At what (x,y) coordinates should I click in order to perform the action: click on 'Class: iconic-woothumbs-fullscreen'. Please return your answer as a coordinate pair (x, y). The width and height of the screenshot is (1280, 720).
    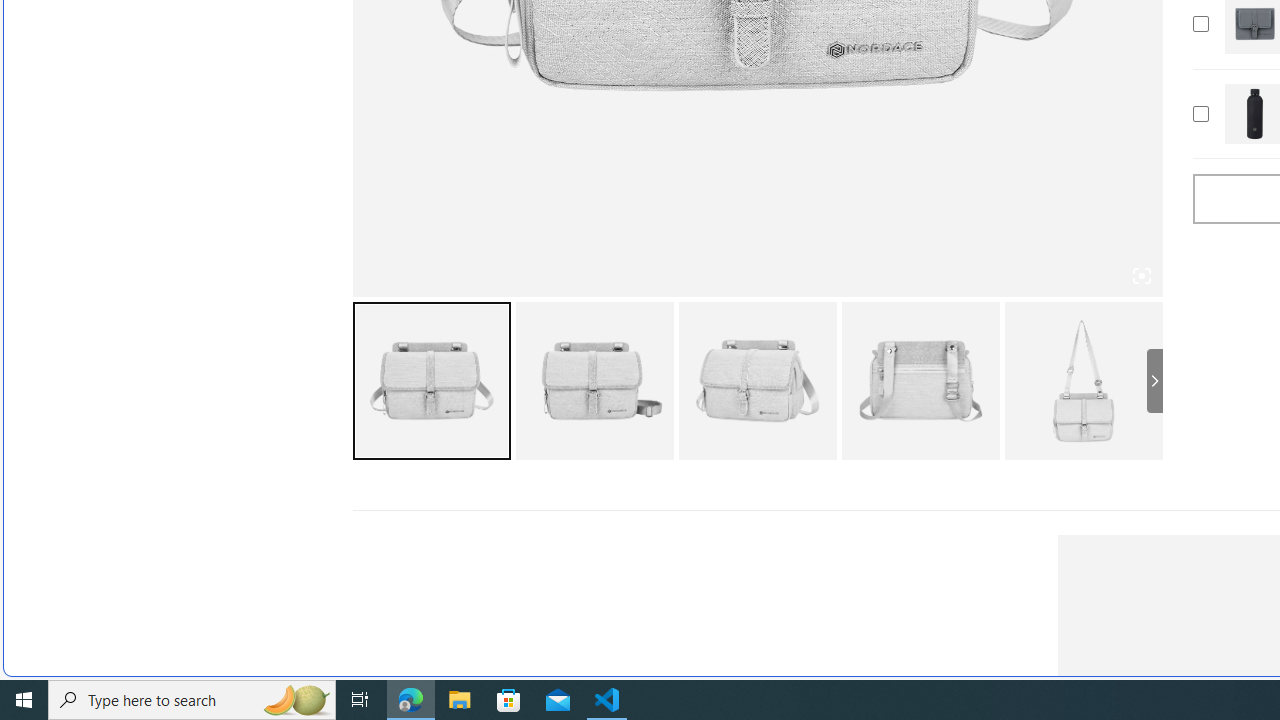
    Looking at the image, I should click on (1141, 276).